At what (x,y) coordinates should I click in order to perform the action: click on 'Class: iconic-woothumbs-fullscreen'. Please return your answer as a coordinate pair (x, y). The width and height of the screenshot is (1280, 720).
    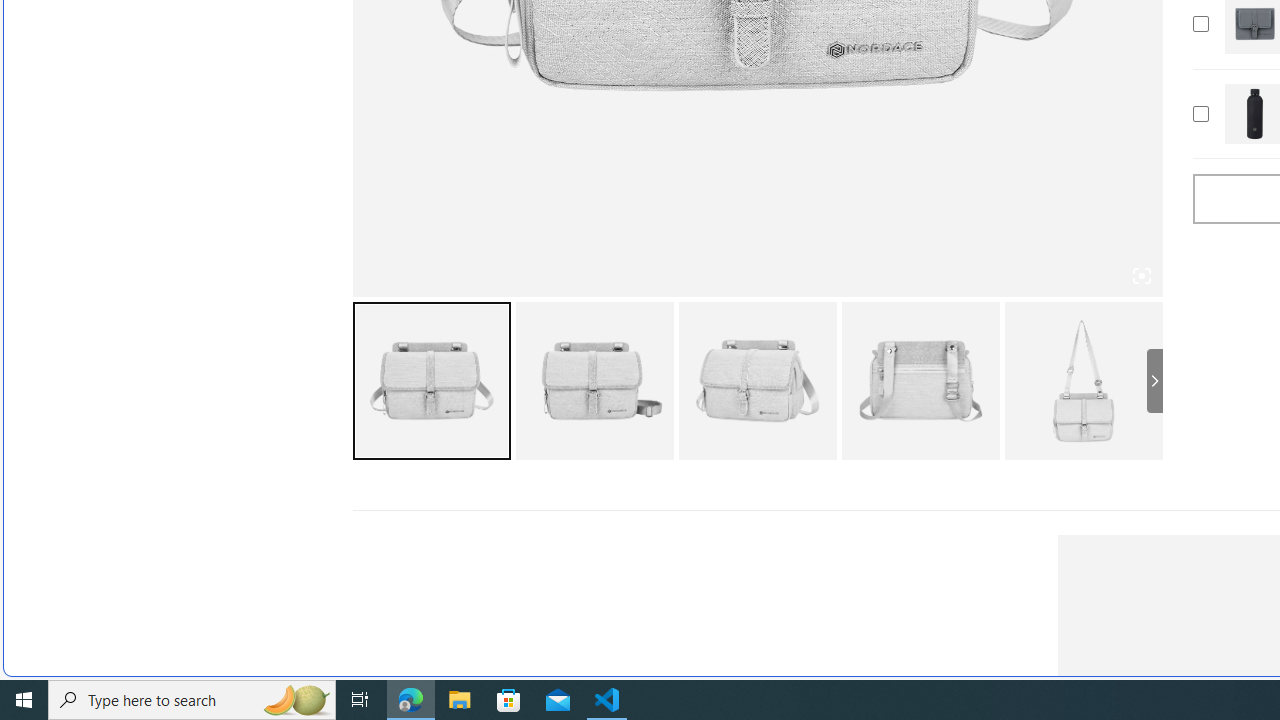
    Looking at the image, I should click on (1141, 276).